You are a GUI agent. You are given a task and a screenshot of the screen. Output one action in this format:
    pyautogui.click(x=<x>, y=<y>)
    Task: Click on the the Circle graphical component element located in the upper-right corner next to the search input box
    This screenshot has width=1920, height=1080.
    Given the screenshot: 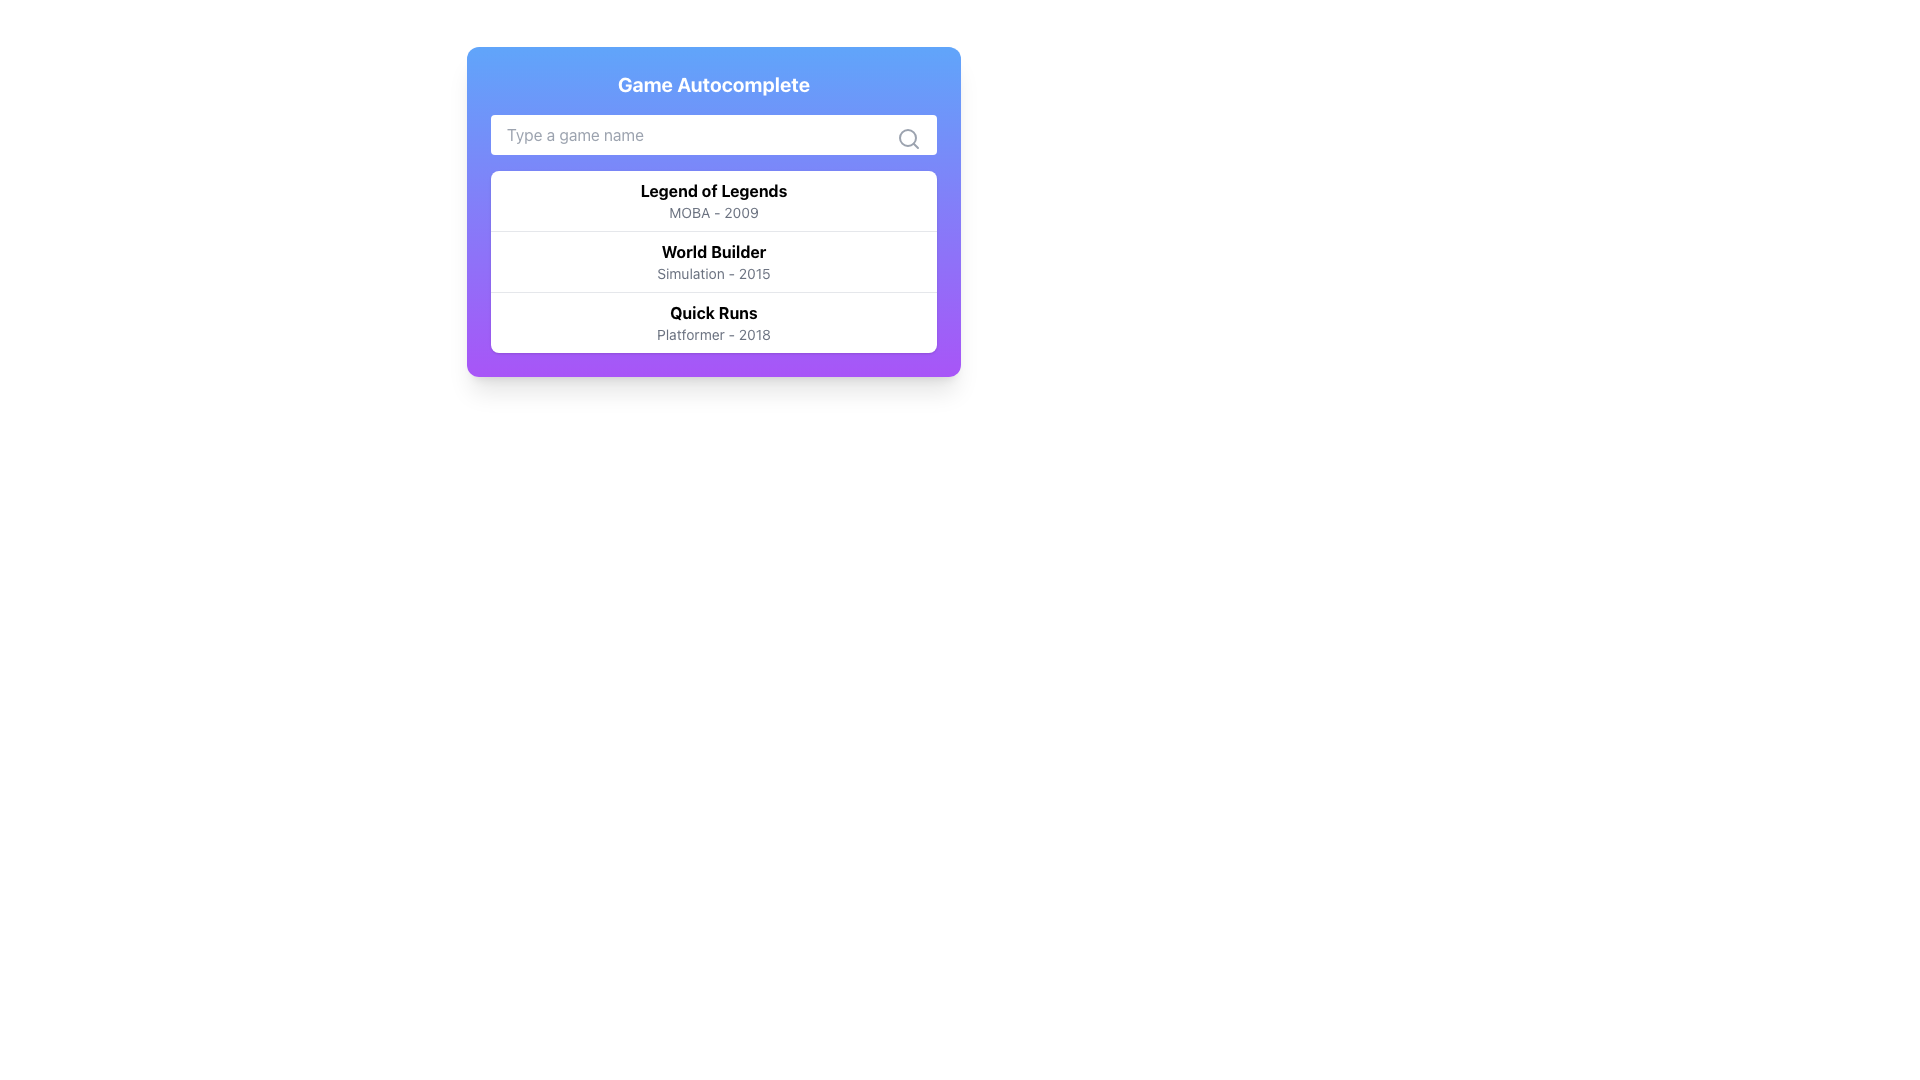 What is the action you would take?
    pyautogui.click(x=906, y=137)
    